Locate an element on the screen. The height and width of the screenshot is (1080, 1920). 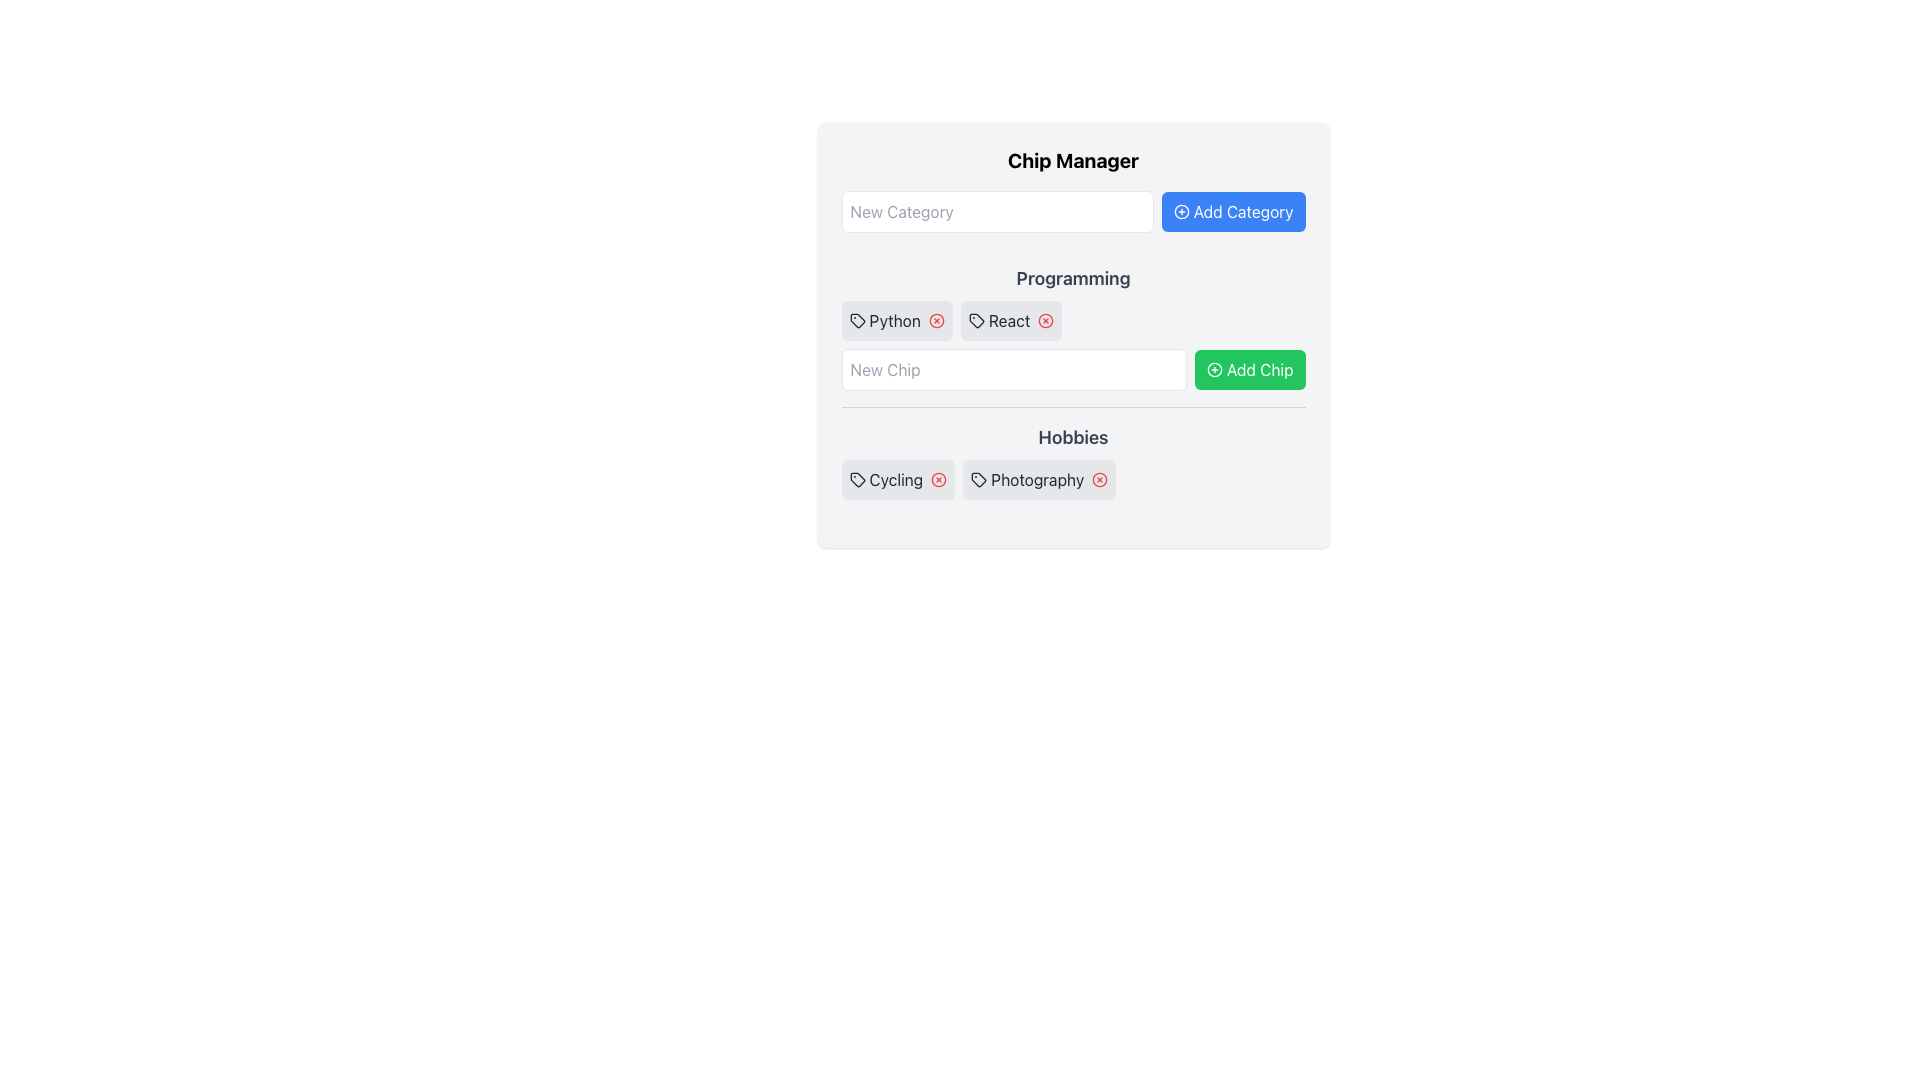
the tag icon in the 'Hobbies' section, specifically part of the 'Photography' chip, which is a polygonal shape with a circular dot, located to the left of the text 'Photography' is located at coordinates (979, 479).